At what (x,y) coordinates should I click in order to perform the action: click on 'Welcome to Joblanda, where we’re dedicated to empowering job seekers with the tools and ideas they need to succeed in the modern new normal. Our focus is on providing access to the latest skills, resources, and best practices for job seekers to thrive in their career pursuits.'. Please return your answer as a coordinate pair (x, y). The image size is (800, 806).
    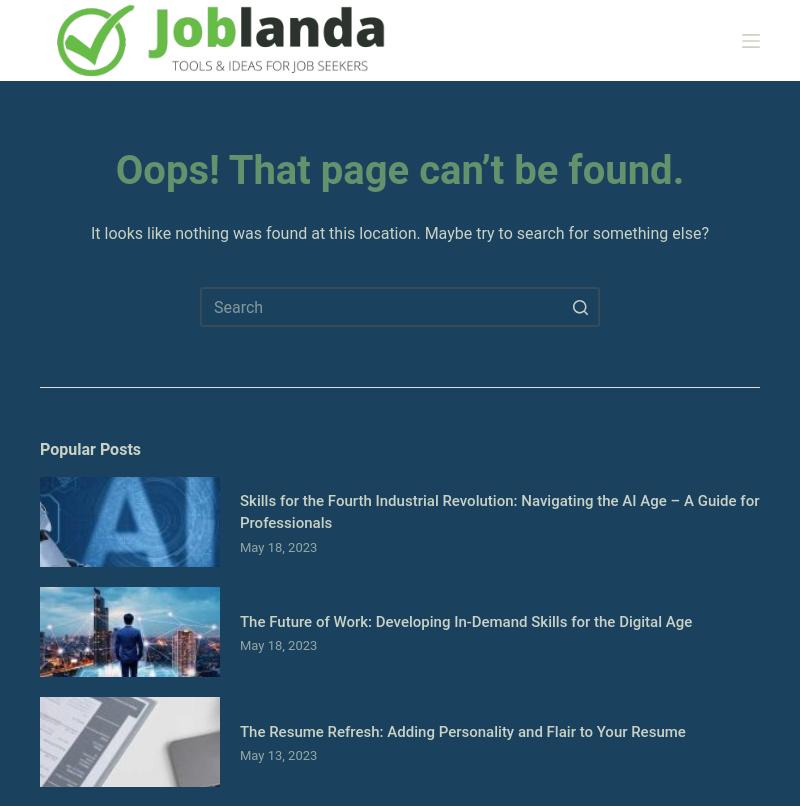
    Looking at the image, I should click on (394, 461).